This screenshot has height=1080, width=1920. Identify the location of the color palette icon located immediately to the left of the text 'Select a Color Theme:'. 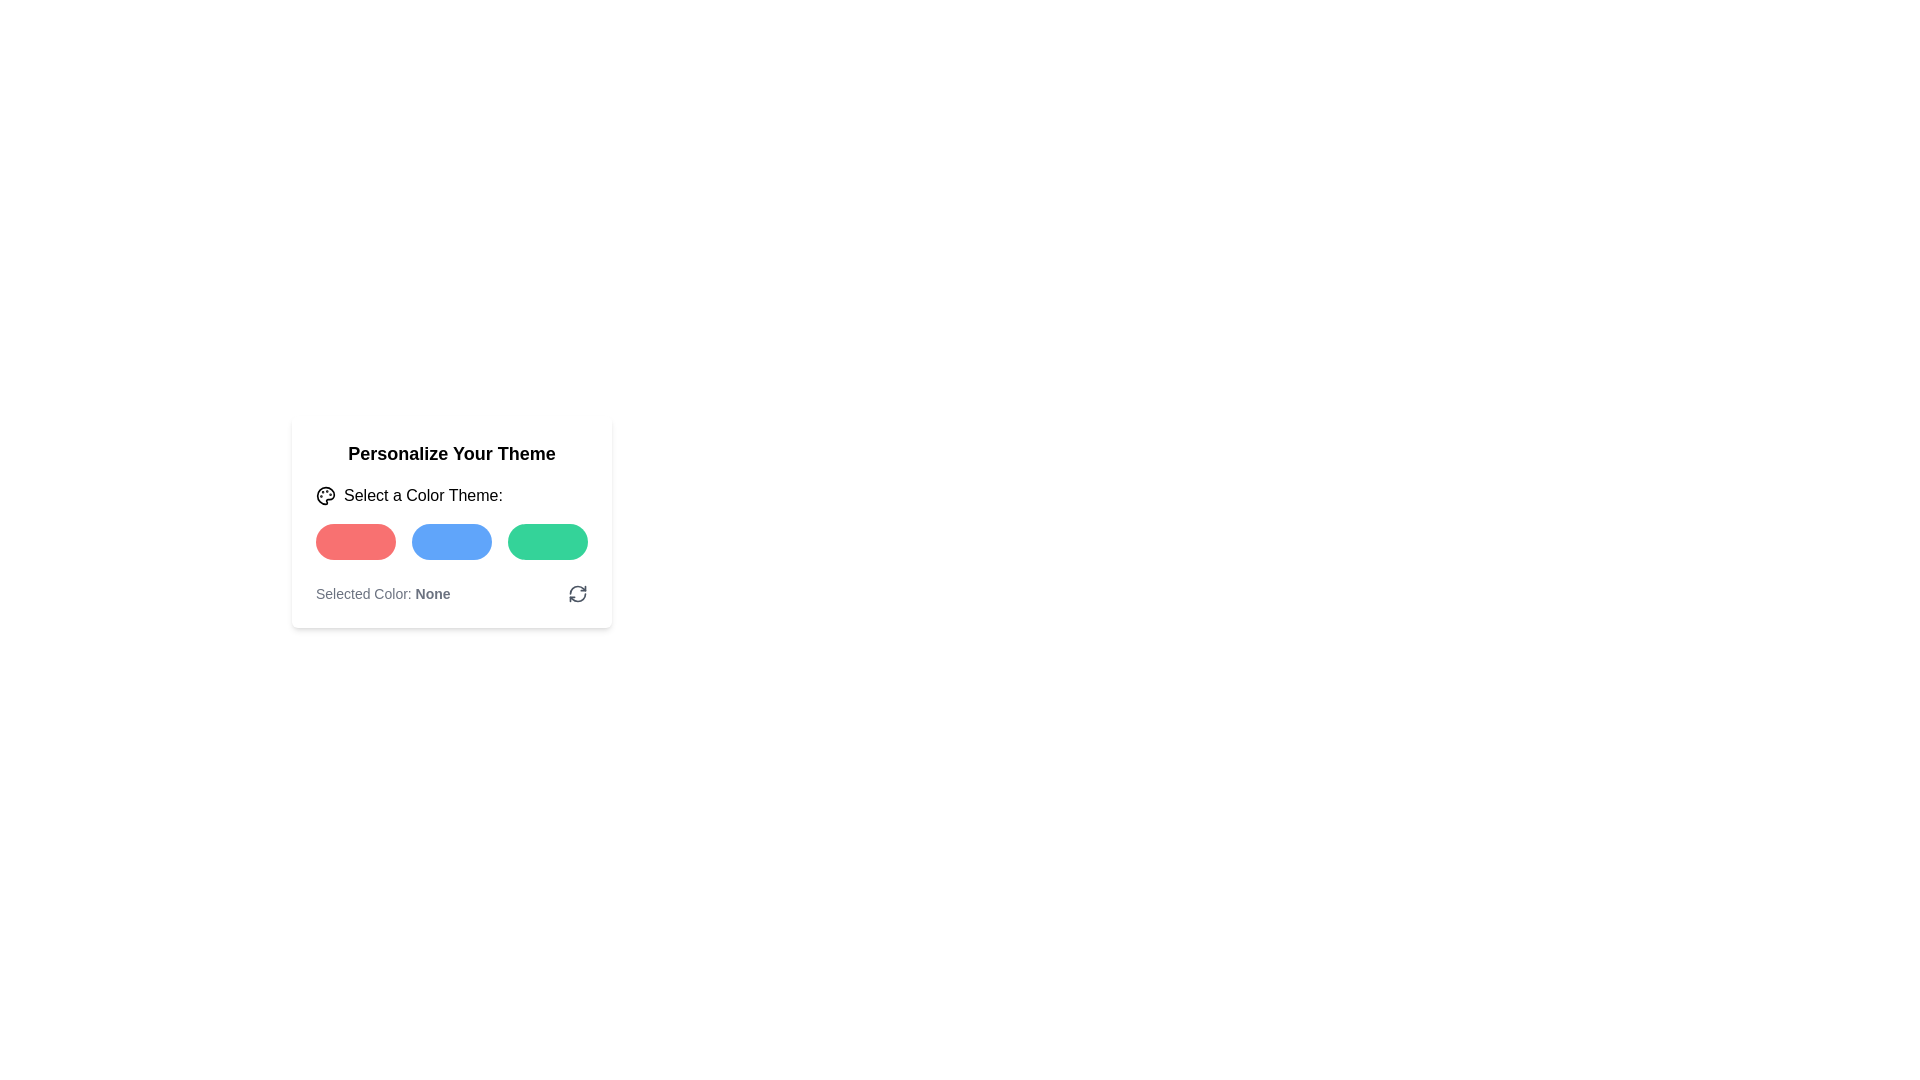
(326, 495).